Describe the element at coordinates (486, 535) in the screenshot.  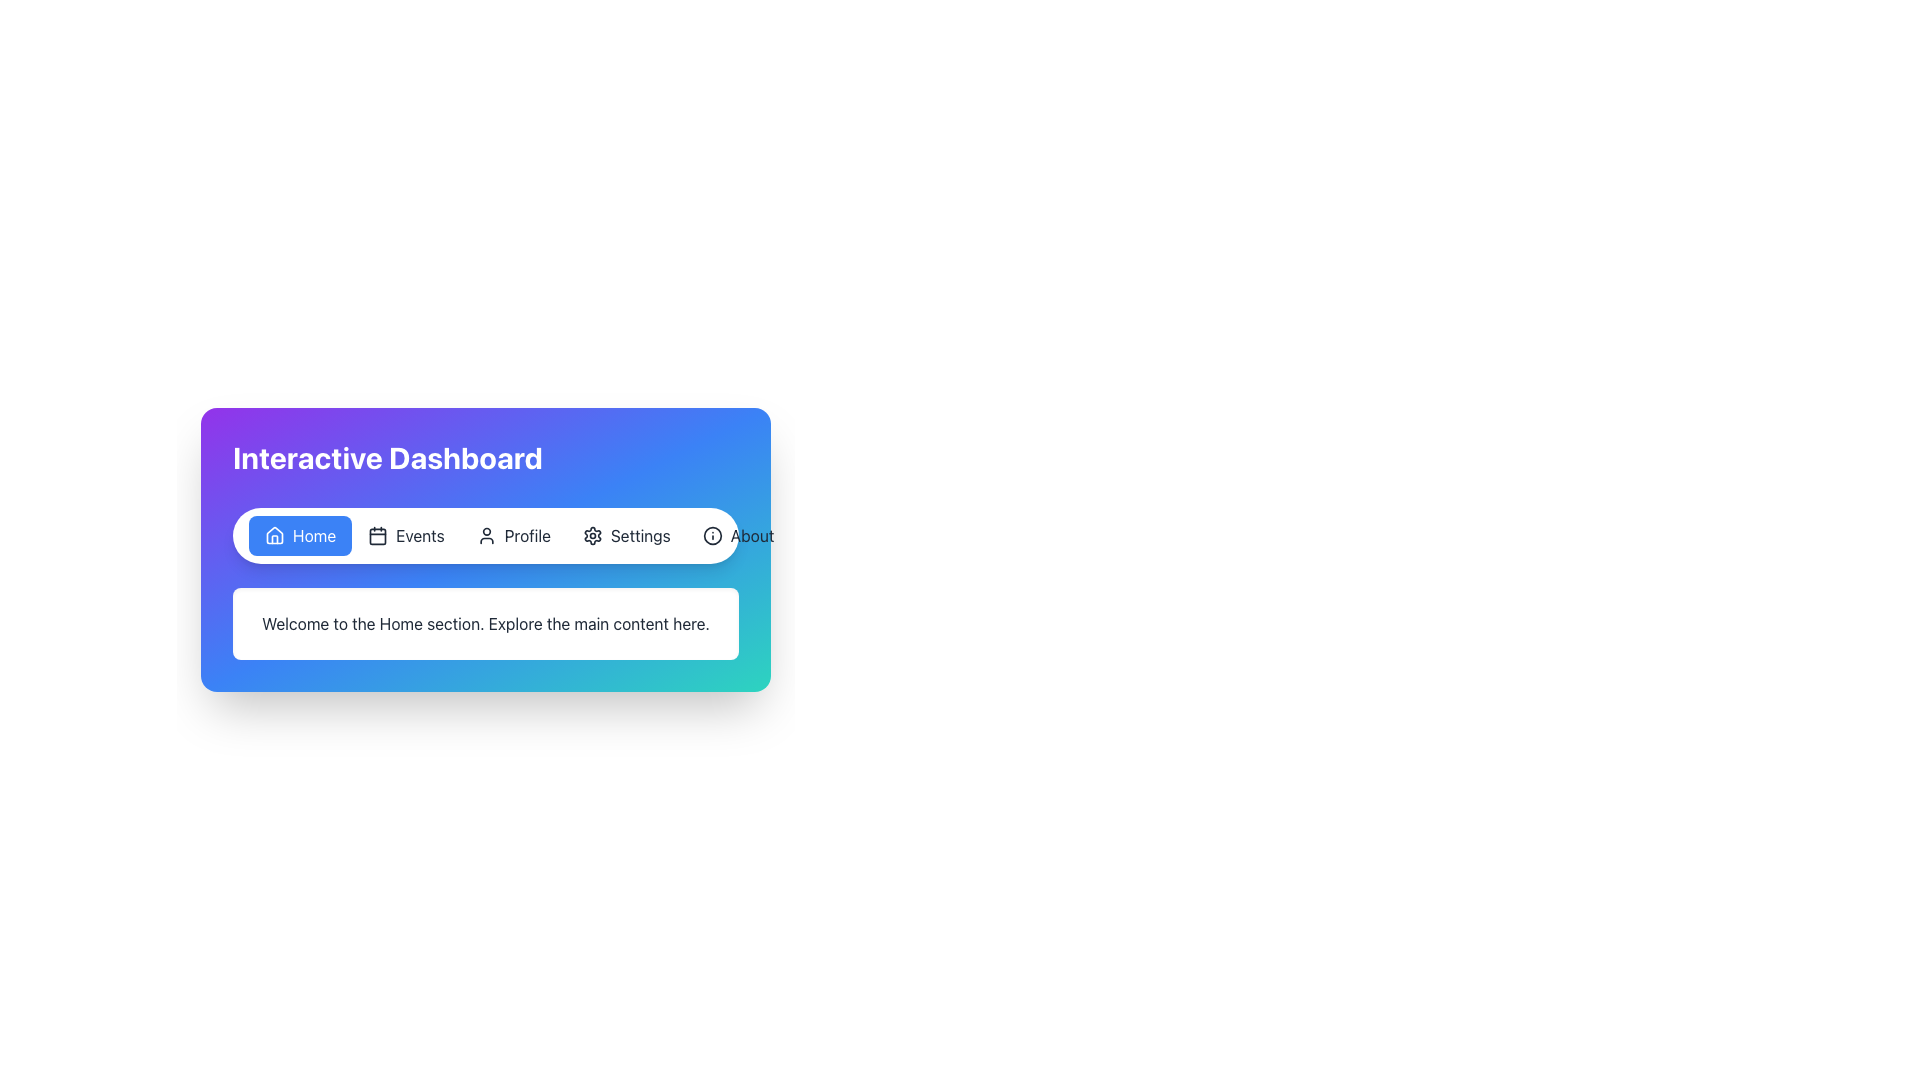
I see `the user account icon located to the left of the text 'Profile' in the horizontal navigation bar` at that location.